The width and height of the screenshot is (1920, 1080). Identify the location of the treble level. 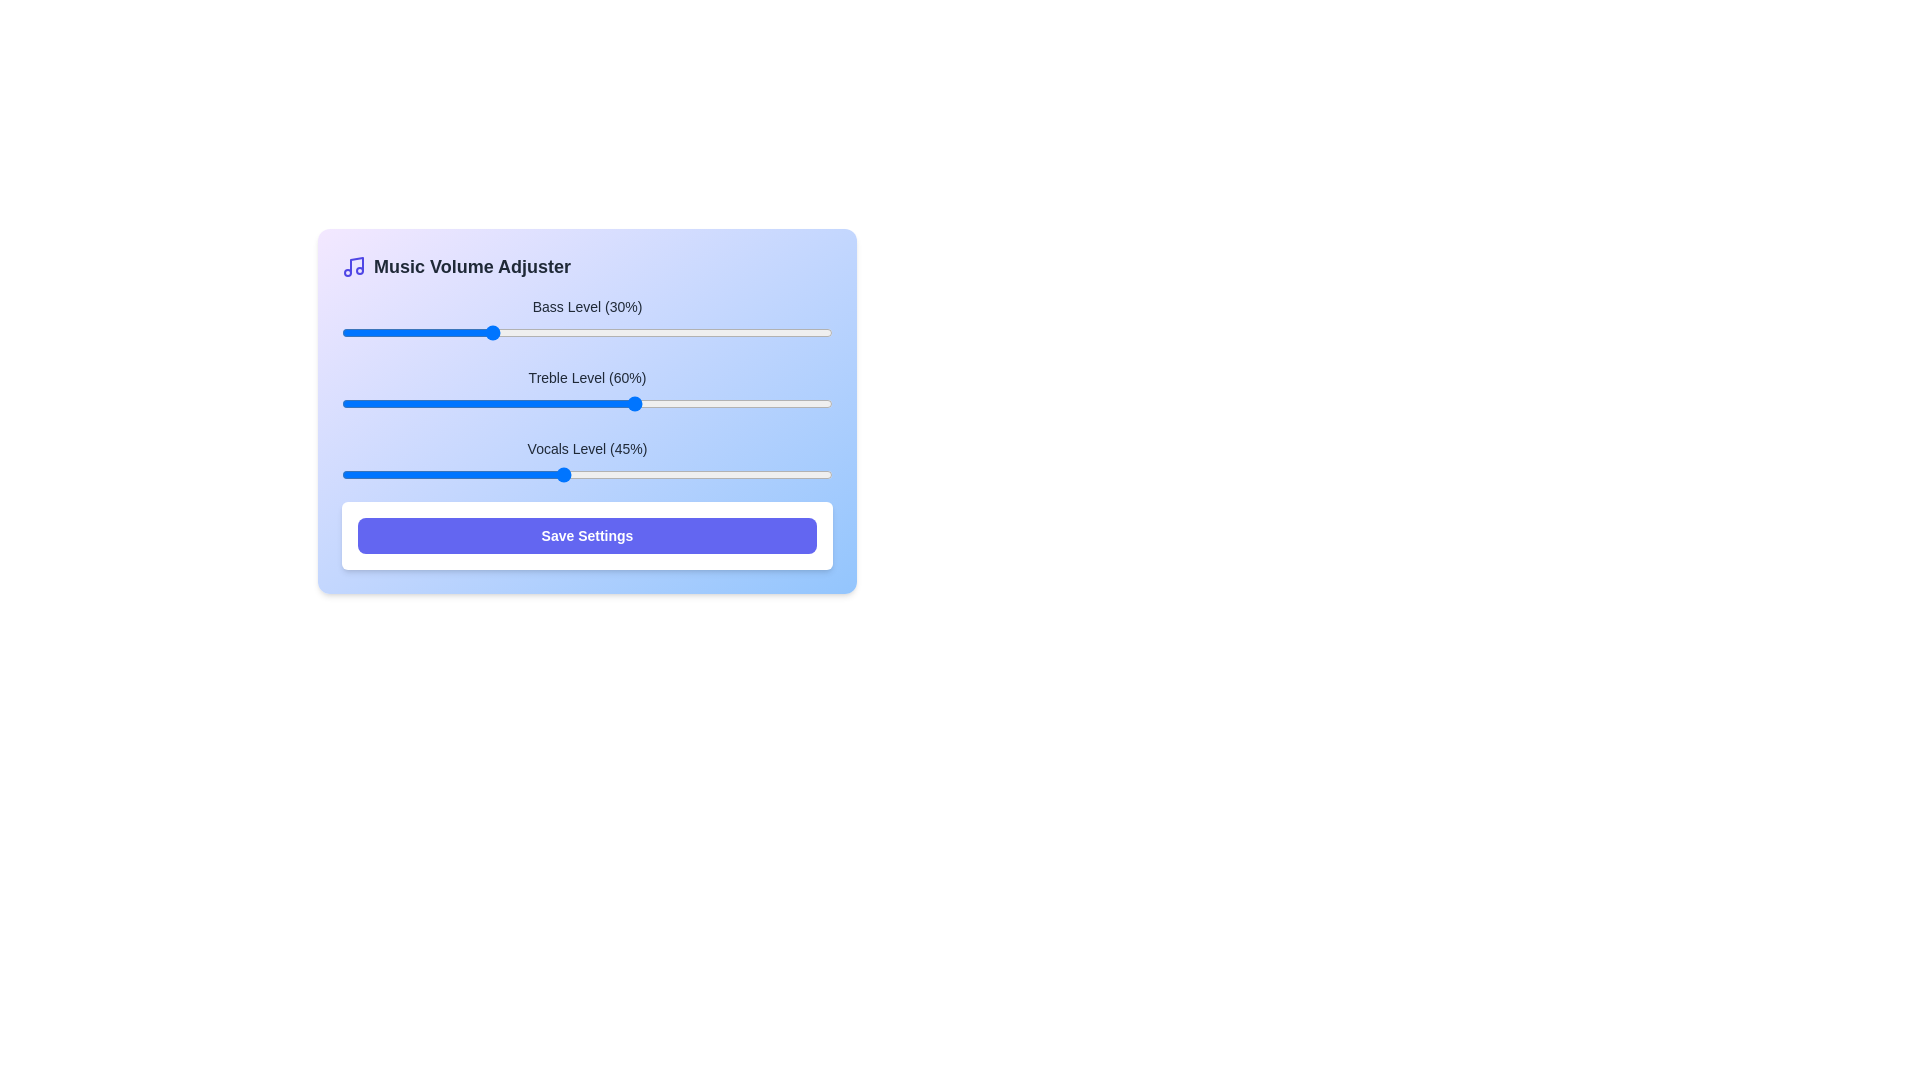
(538, 404).